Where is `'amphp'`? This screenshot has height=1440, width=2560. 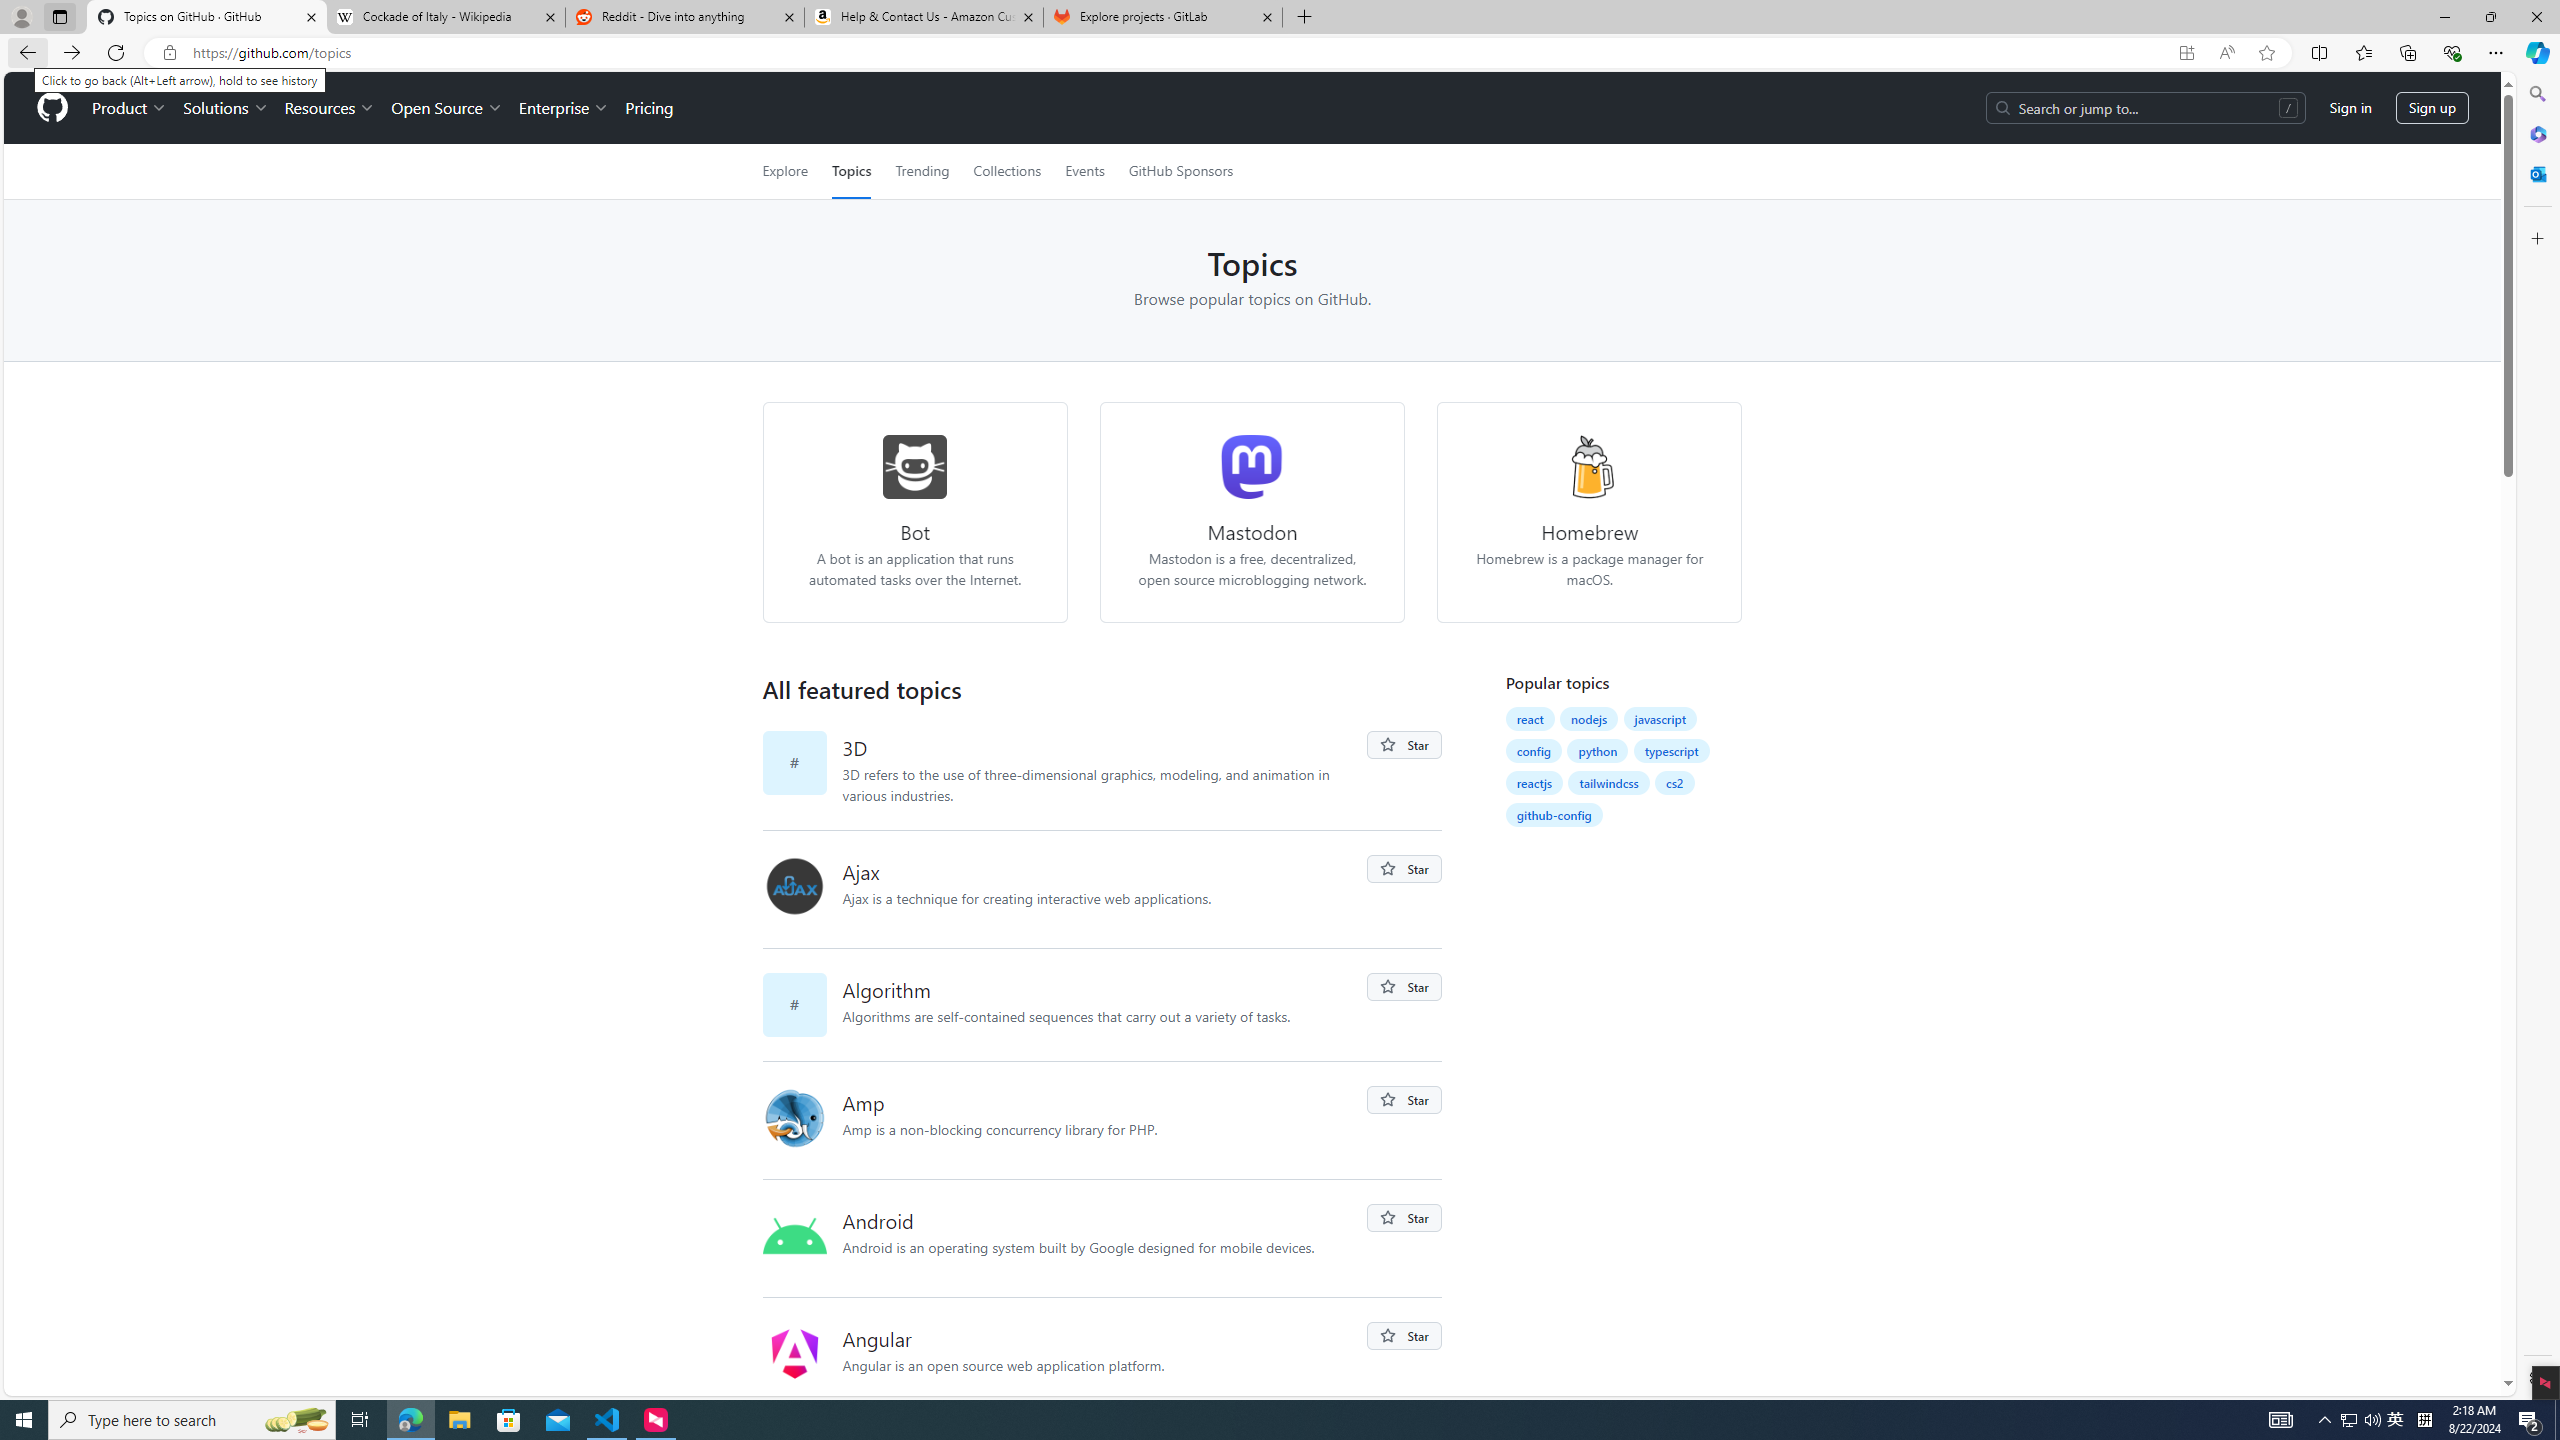 'amphp' is located at coordinates (802, 1119).